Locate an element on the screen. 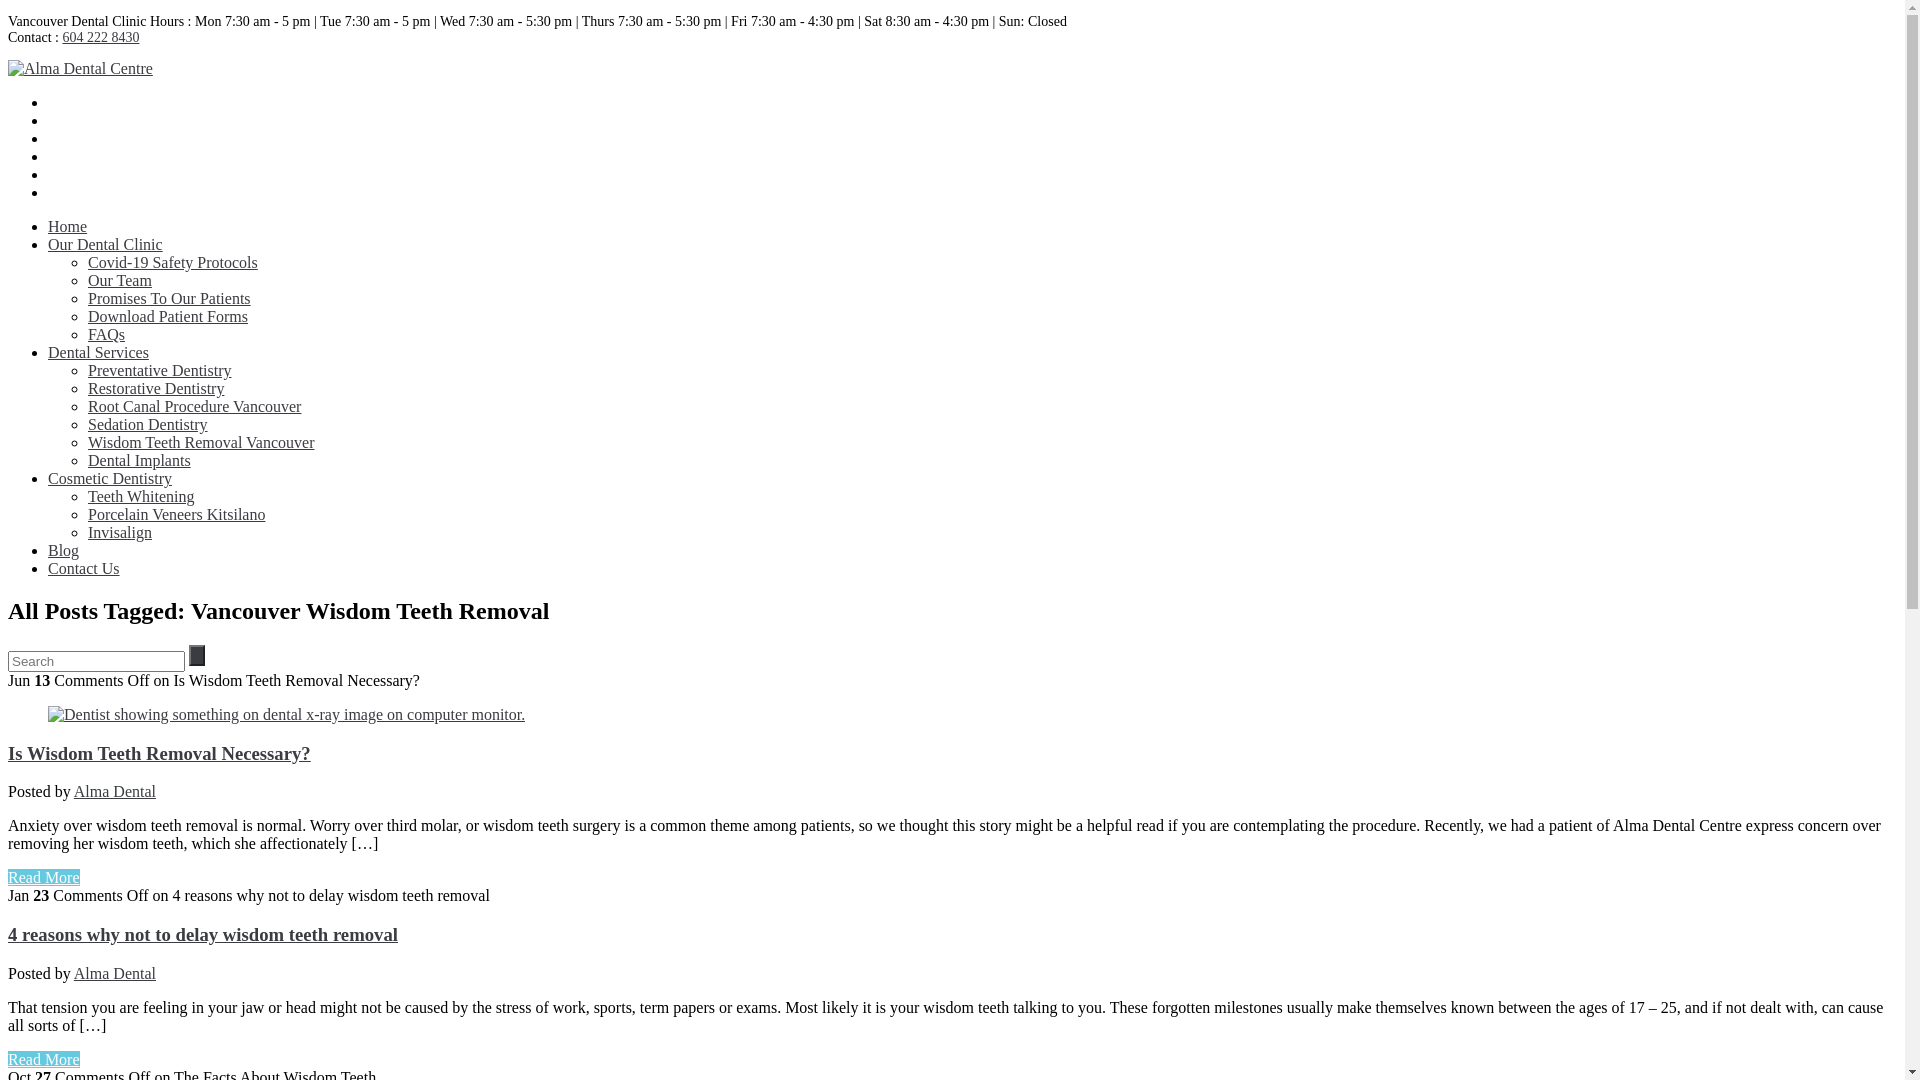 This screenshot has height=1080, width=1920. 'FAQs' is located at coordinates (105, 333).